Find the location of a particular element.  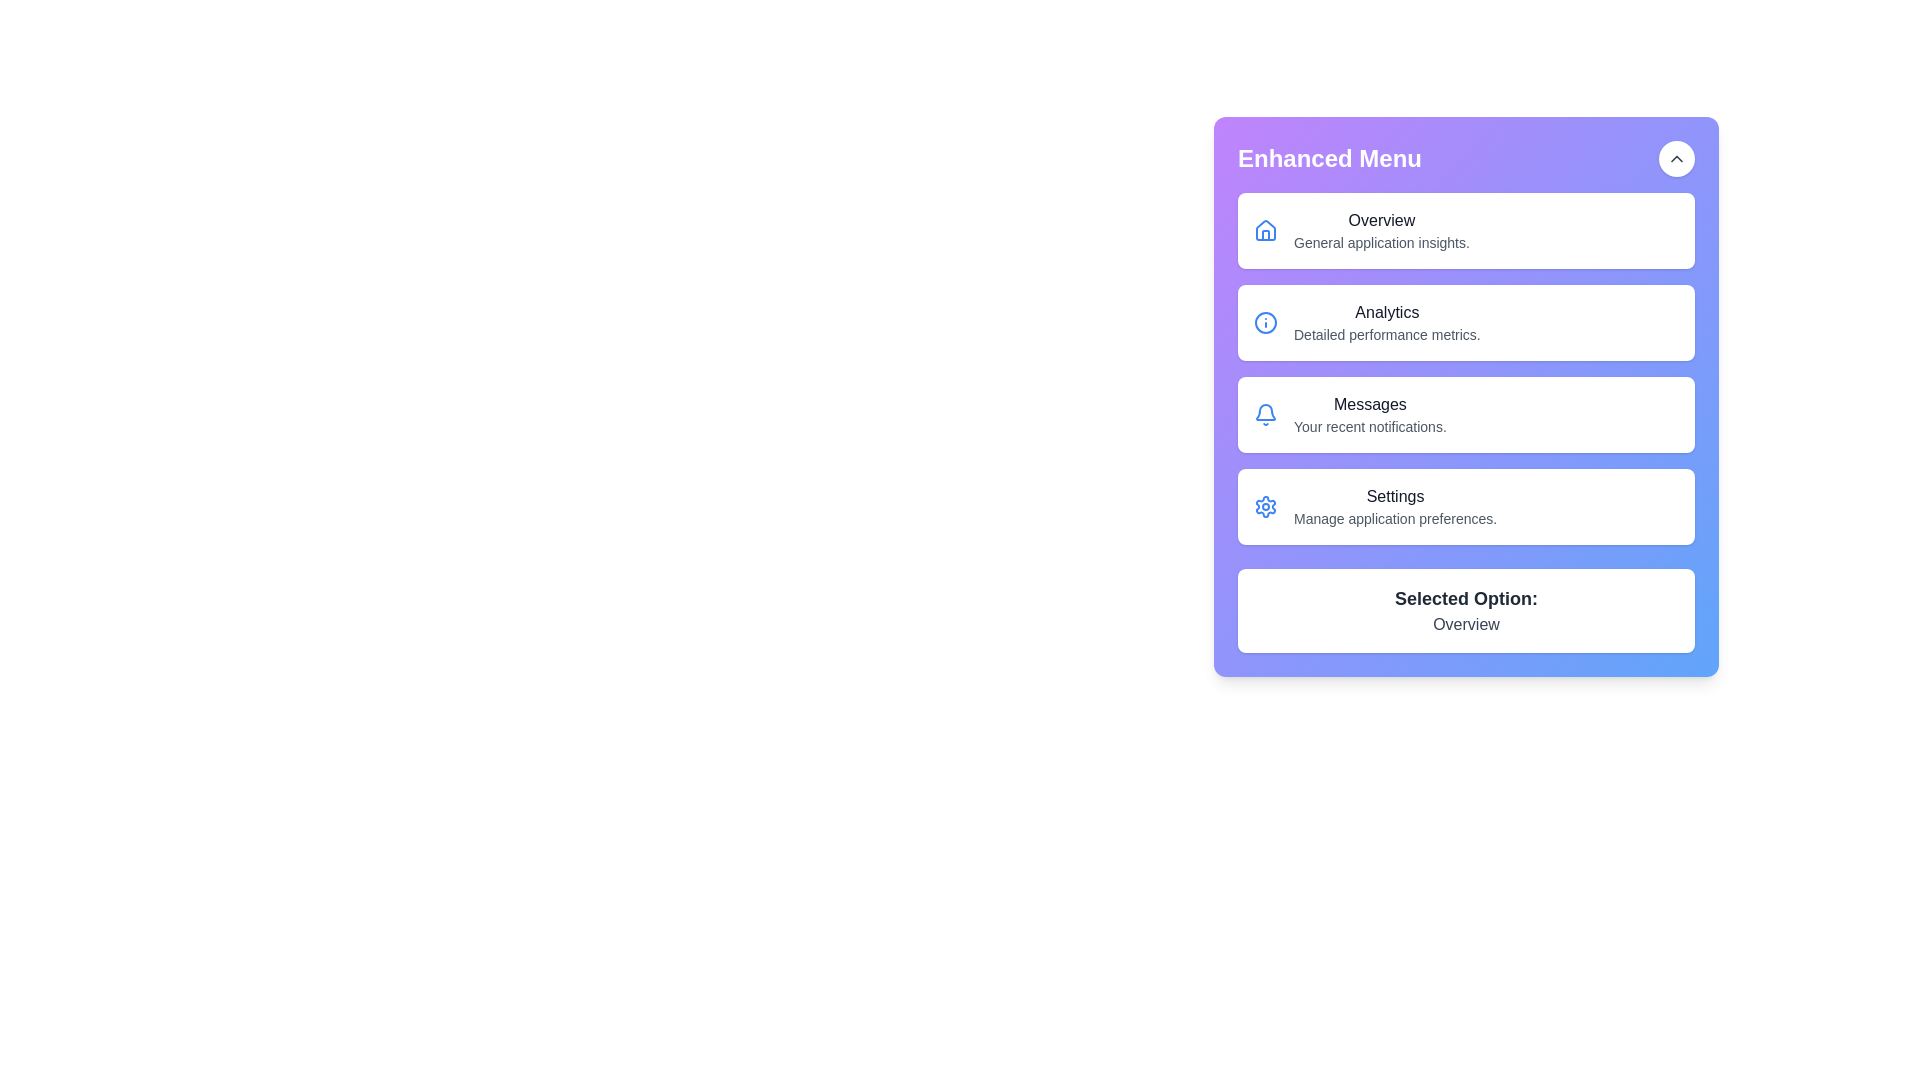

the blue house-shaped icon, which is the leading icon of the first row in the menu component is located at coordinates (1265, 230).